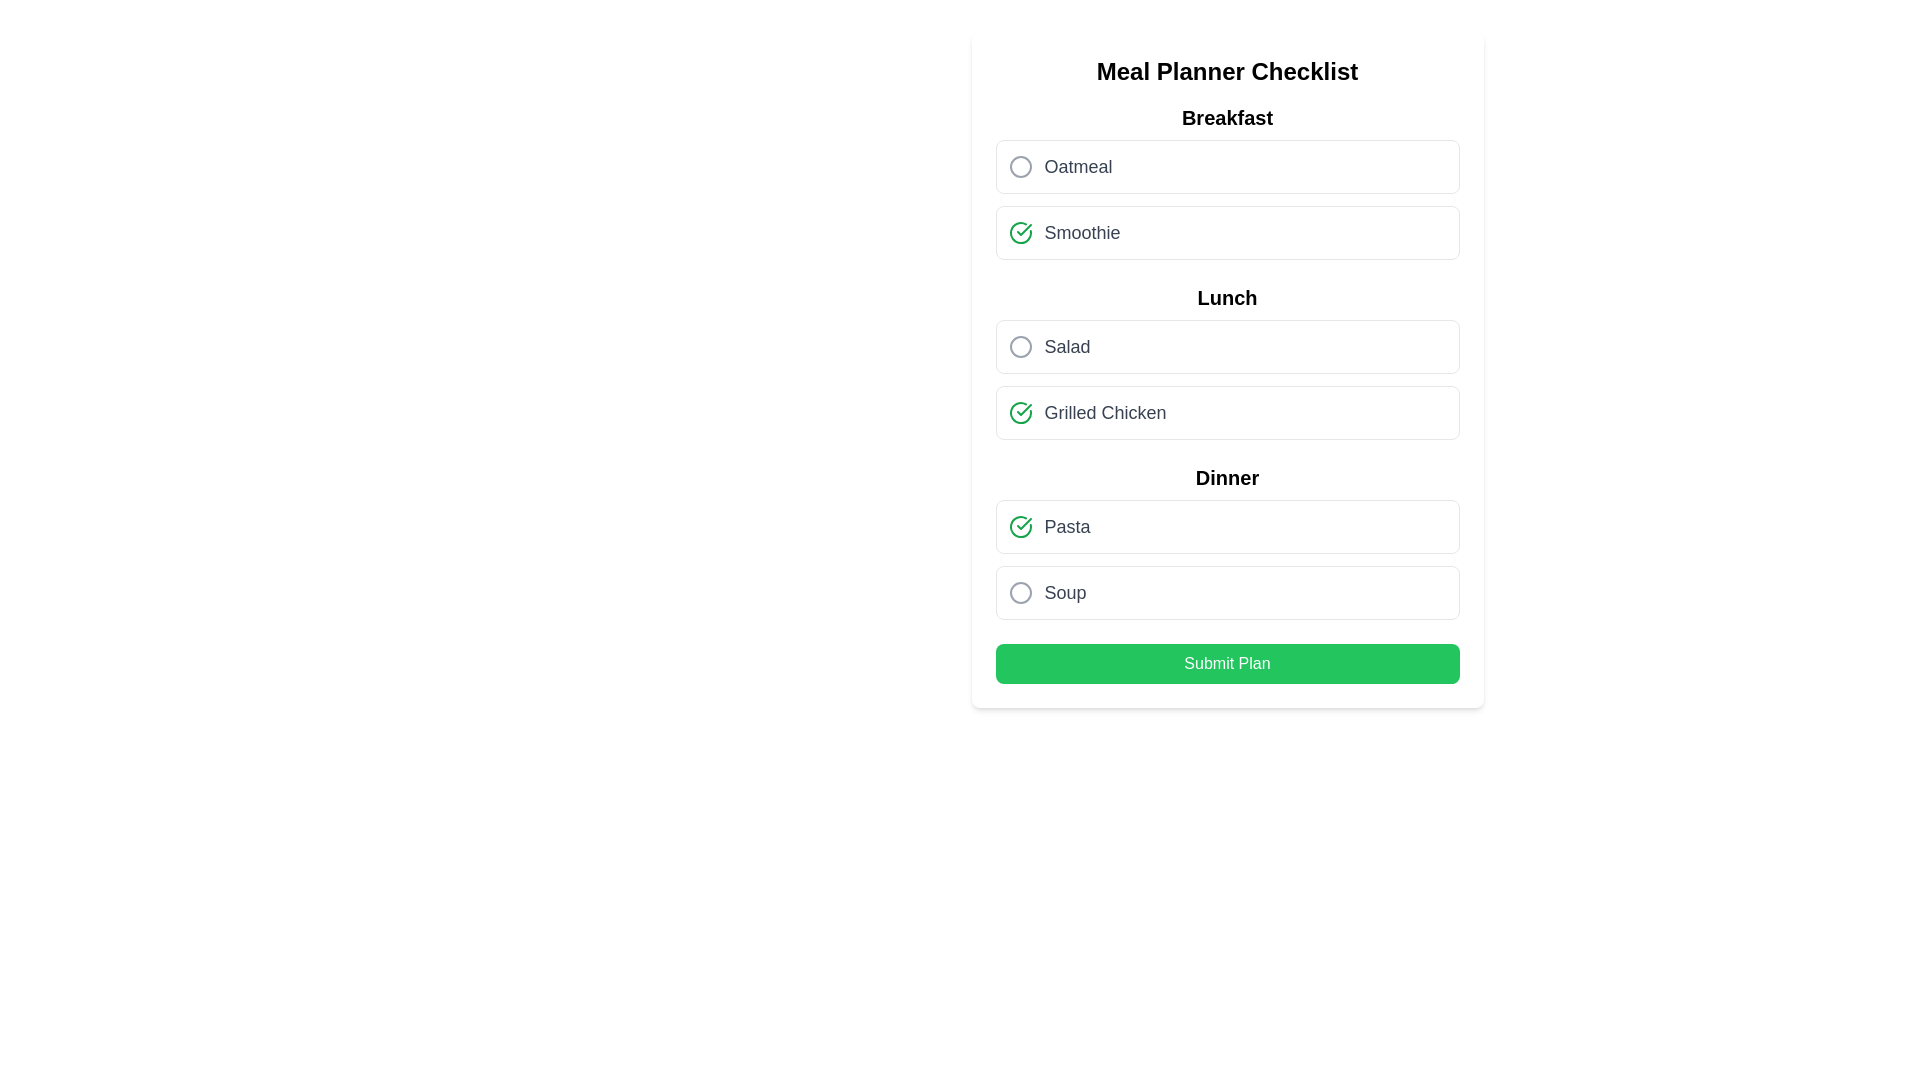 This screenshot has height=1080, width=1920. Describe the element at coordinates (1020, 592) in the screenshot. I see `the decorative circular marker indicating the 'Soup' choice in the 'Dinner' section of the checklist` at that location.